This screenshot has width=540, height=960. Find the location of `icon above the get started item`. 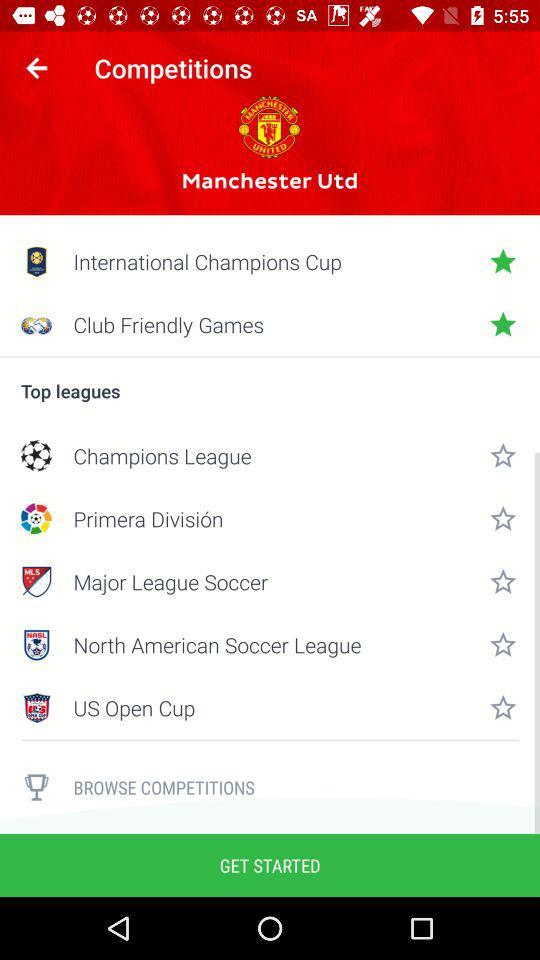

icon above the get started item is located at coordinates (36, 787).